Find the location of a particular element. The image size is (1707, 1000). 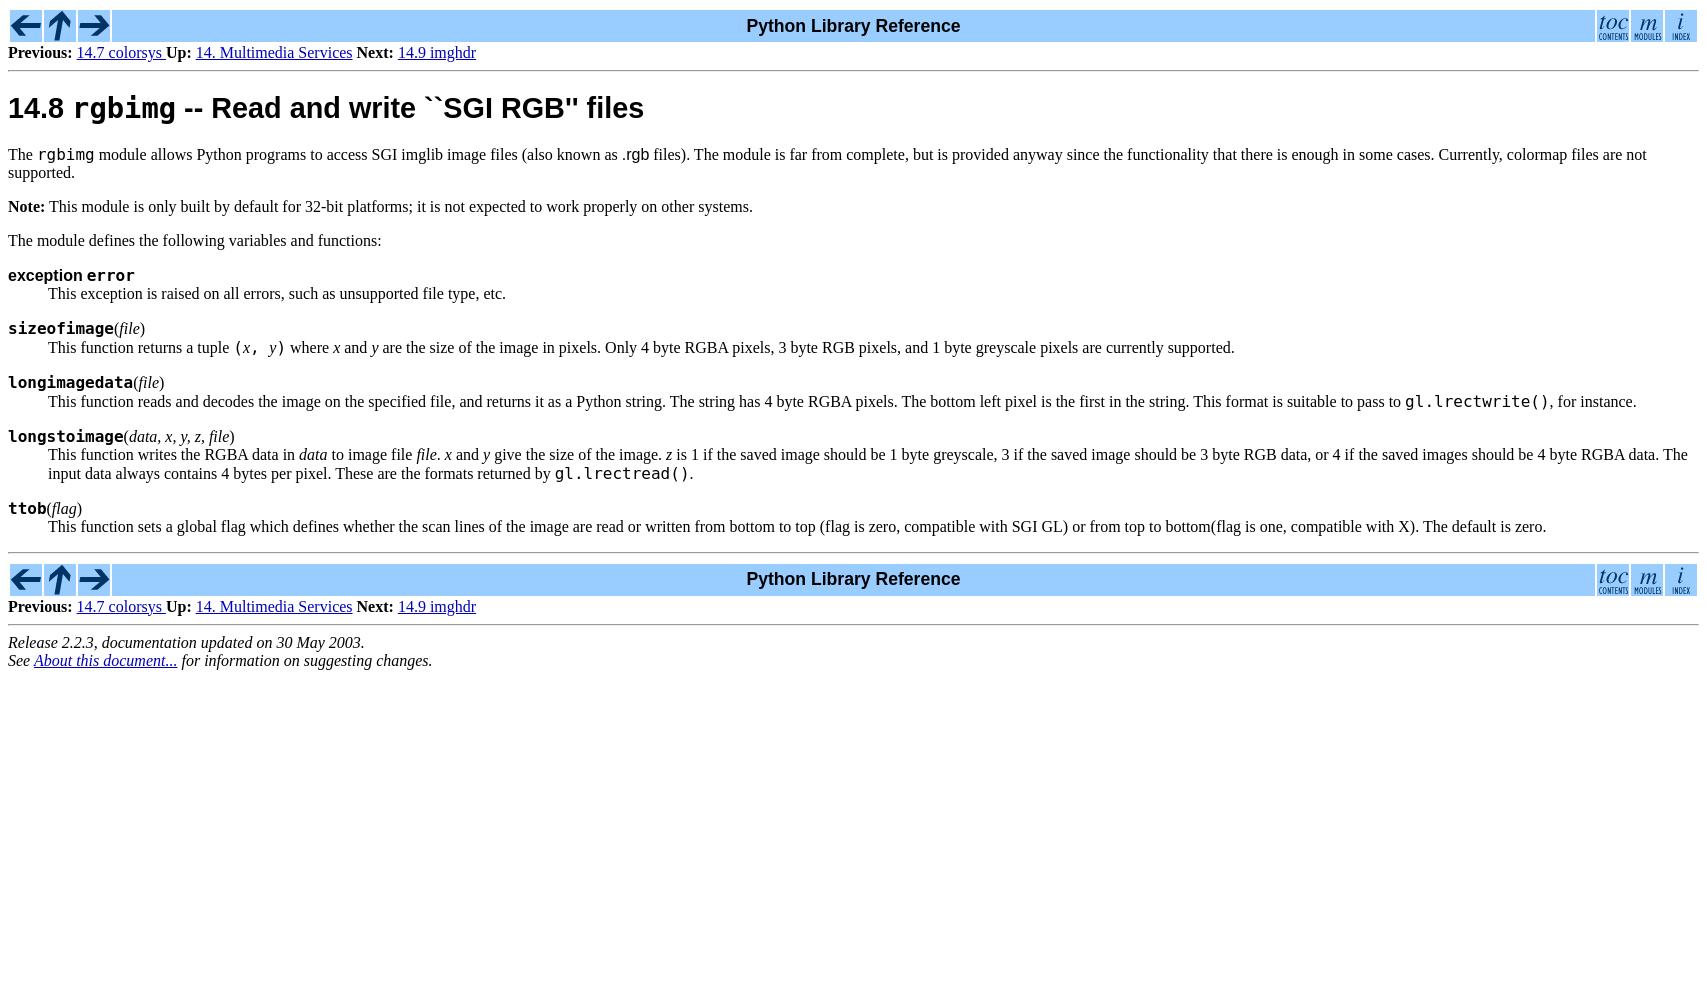

'This exception is raised on all errors, such as unsupported file type, etc.' is located at coordinates (277, 292).